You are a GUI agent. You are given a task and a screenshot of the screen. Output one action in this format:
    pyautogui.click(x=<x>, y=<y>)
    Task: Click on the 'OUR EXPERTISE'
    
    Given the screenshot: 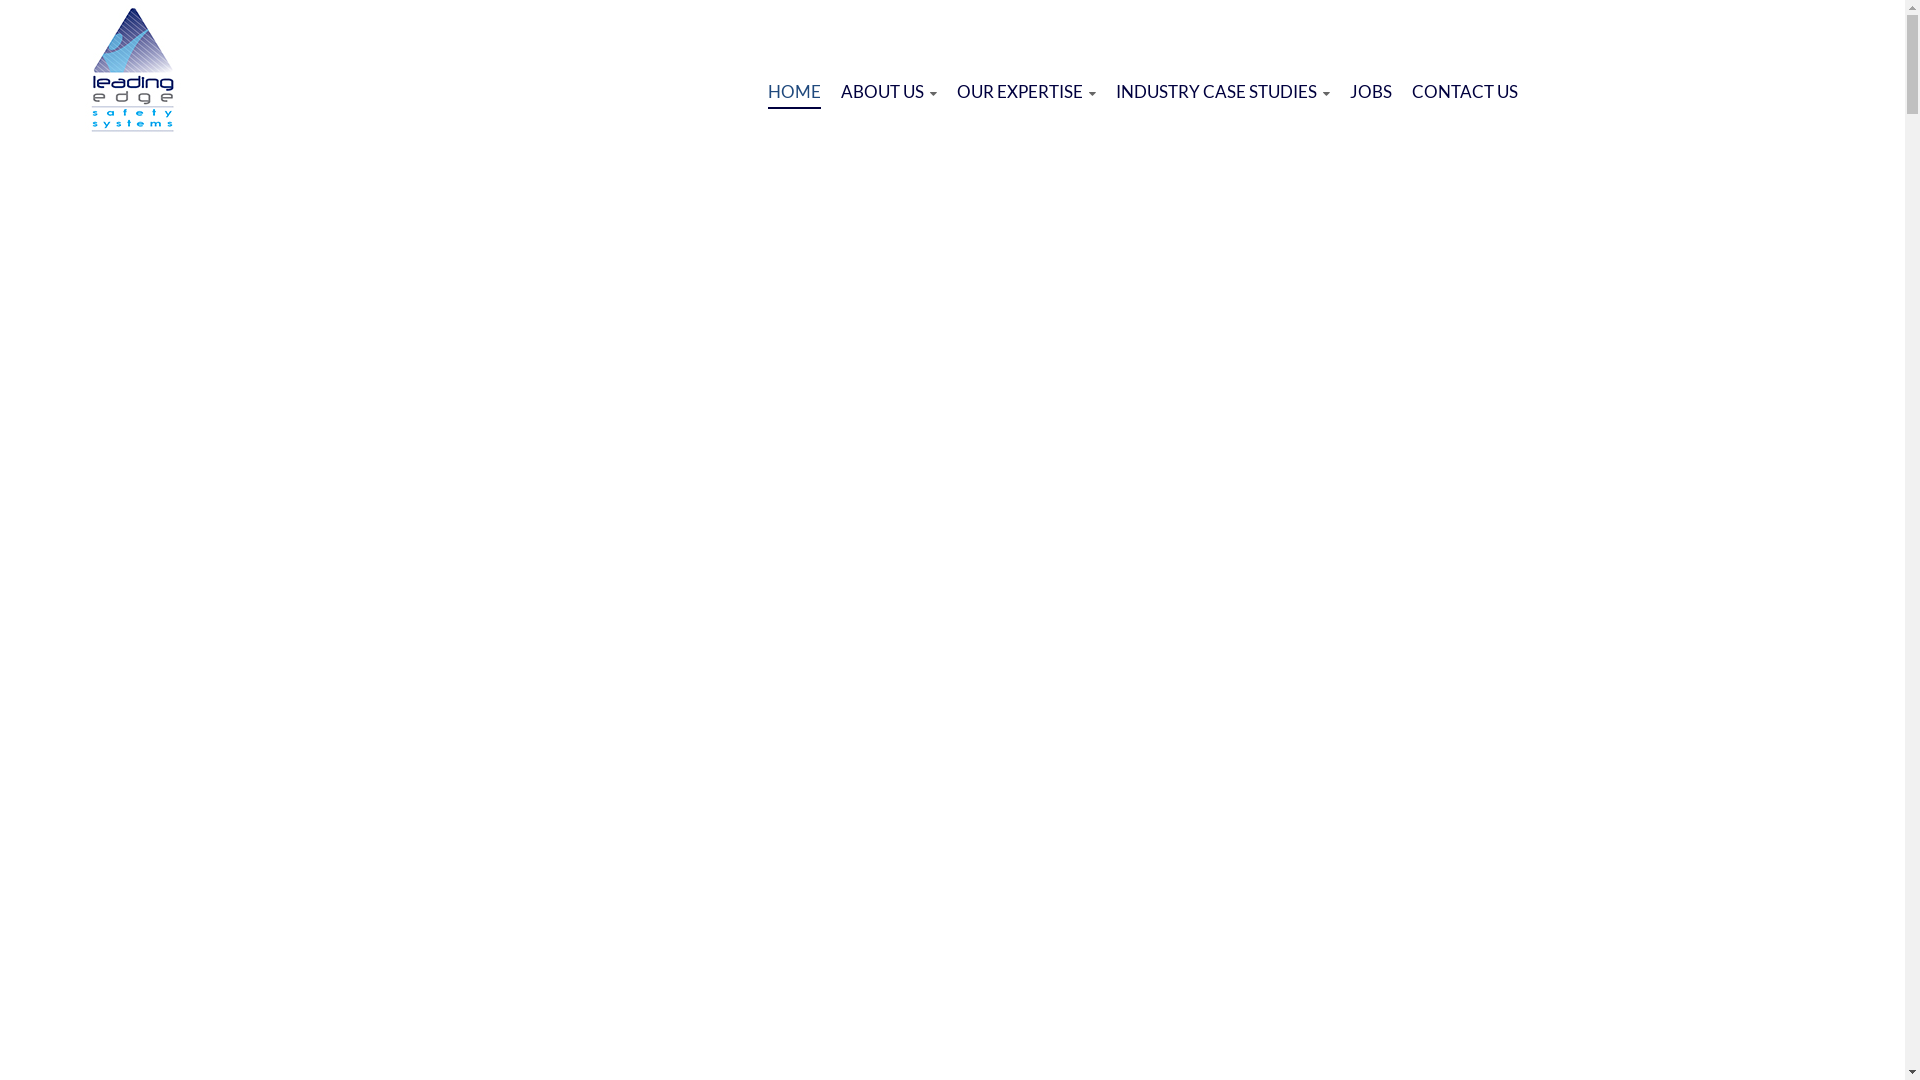 What is the action you would take?
    pyautogui.click(x=1025, y=92)
    